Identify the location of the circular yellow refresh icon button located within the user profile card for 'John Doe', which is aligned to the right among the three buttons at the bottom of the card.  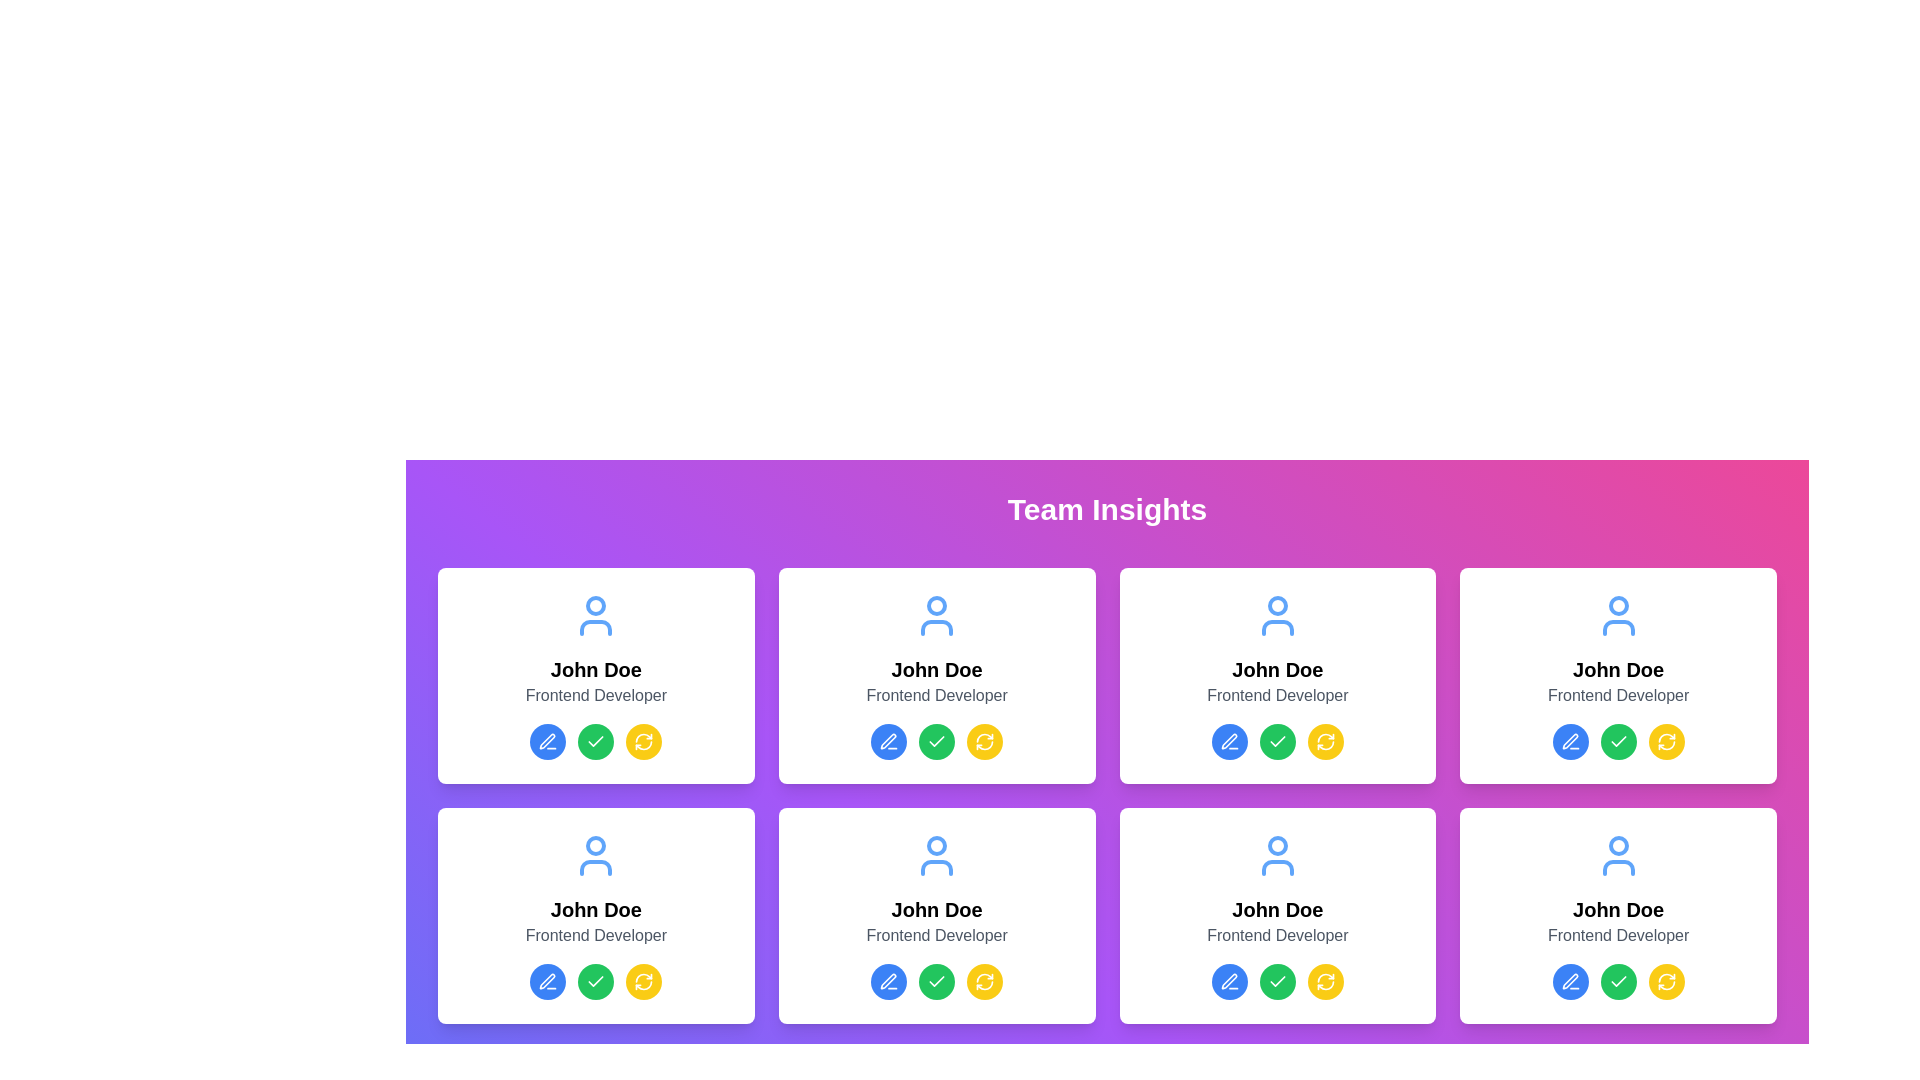
(1325, 981).